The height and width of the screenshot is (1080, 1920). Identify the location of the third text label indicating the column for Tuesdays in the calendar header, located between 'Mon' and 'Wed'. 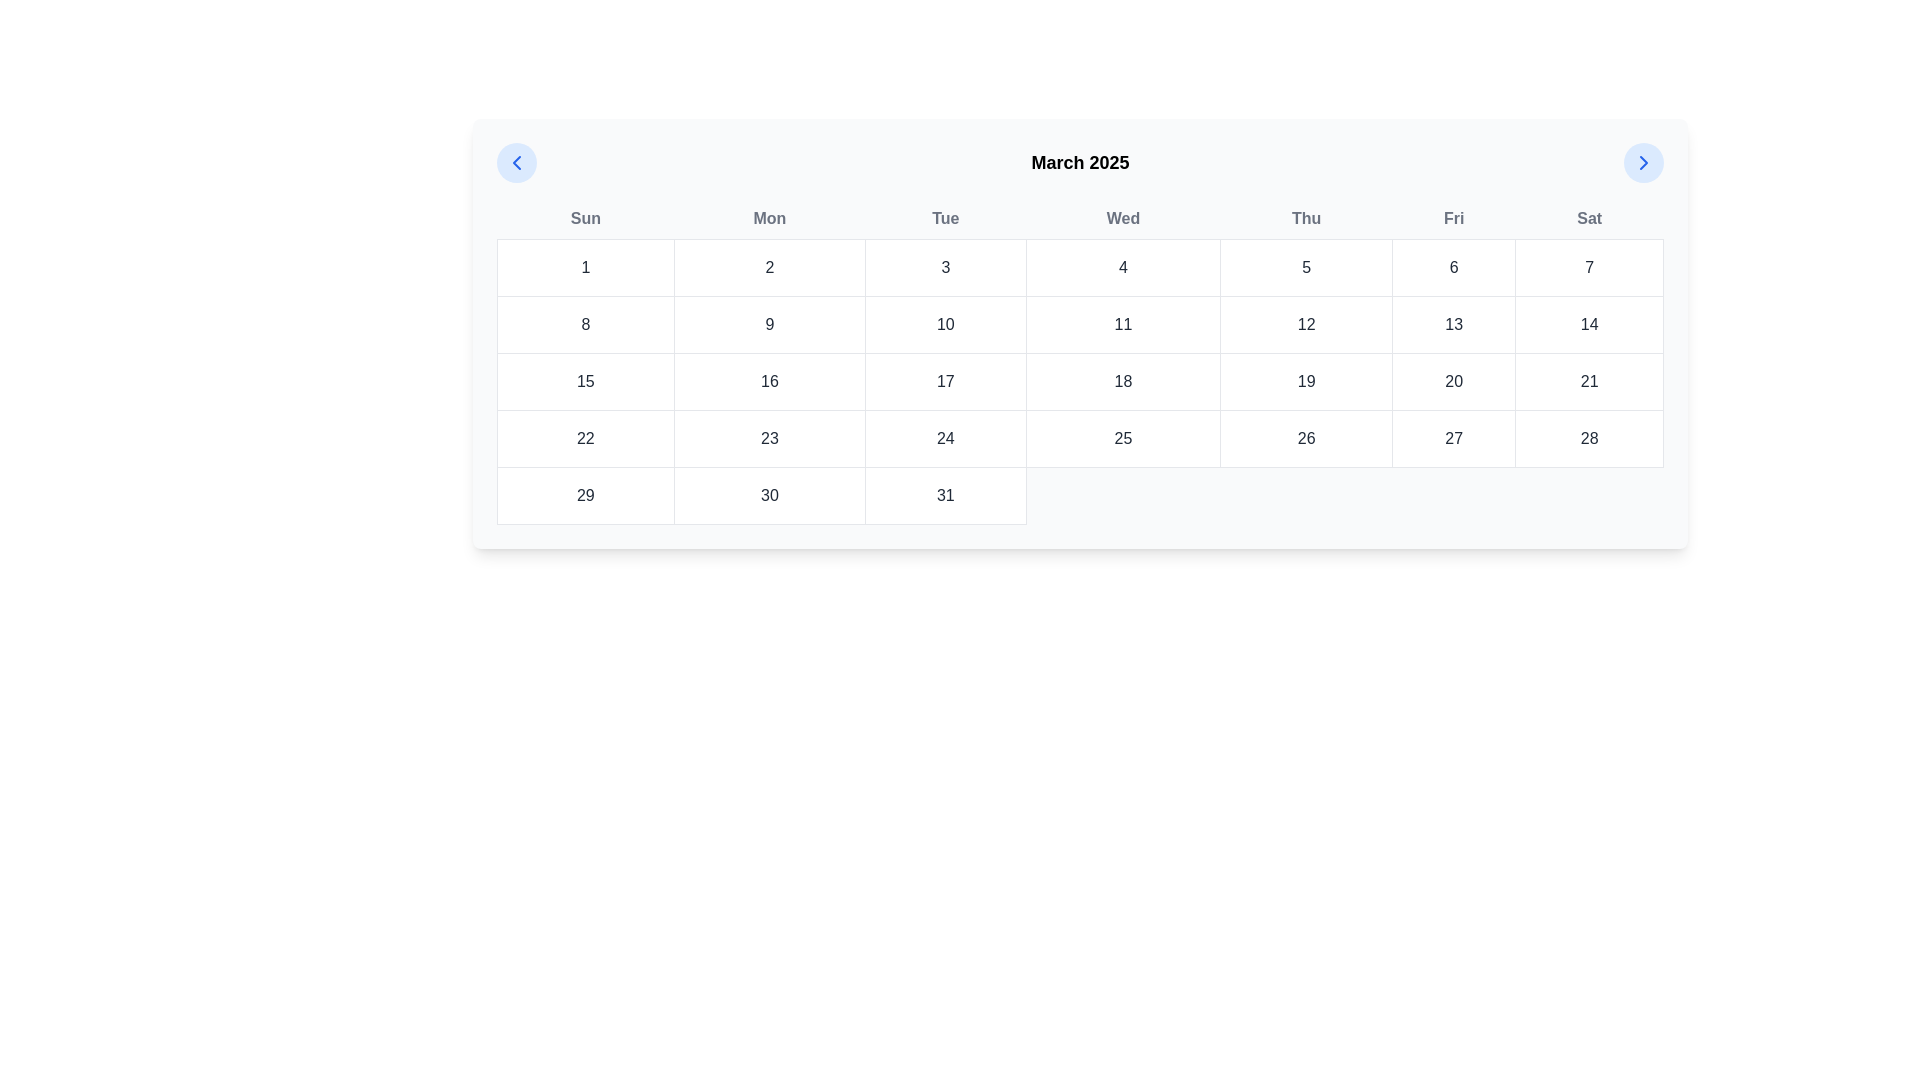
(944, 219).